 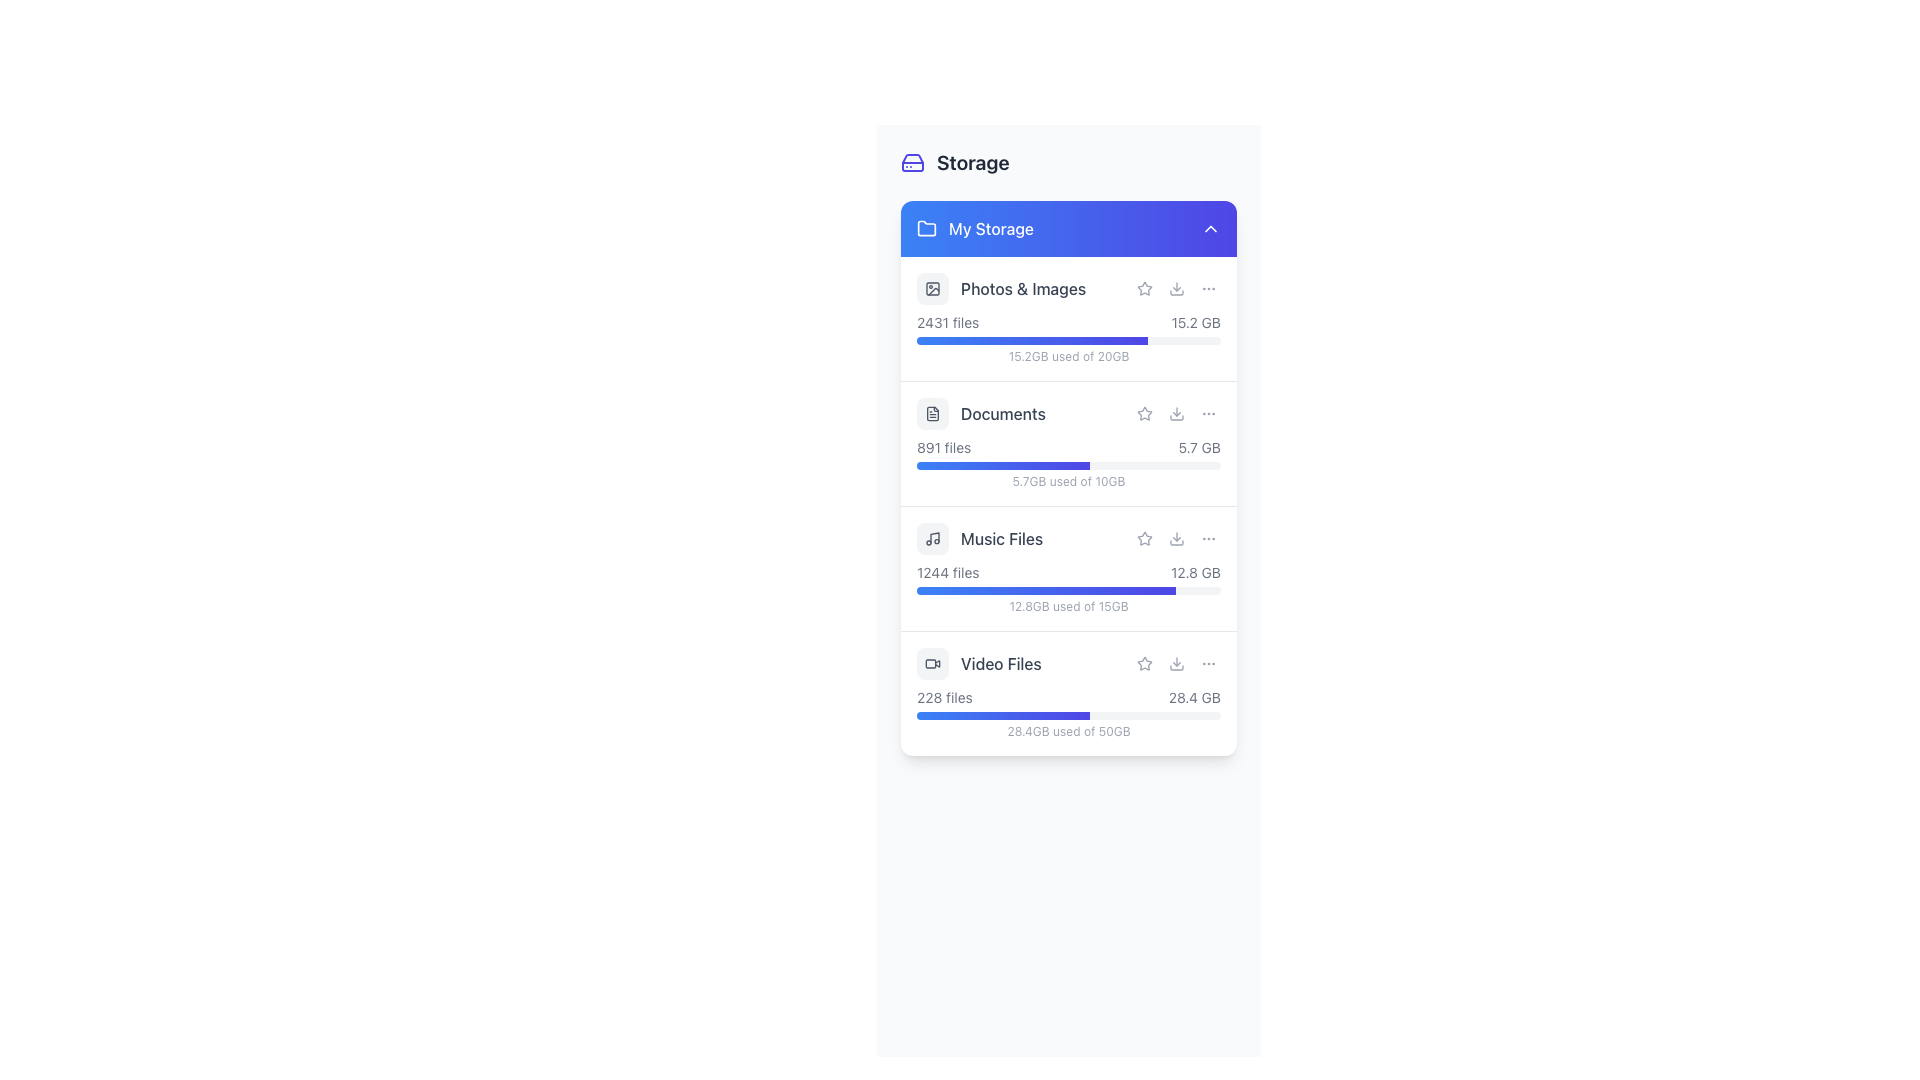 What do you see at coordinates (1068, 318) in the screenshot?
I see `the first entry in the vertically stacked list of categories, which provides summarized information about the 'Photos & Images' storage category` at bounding box center [1068, 318].